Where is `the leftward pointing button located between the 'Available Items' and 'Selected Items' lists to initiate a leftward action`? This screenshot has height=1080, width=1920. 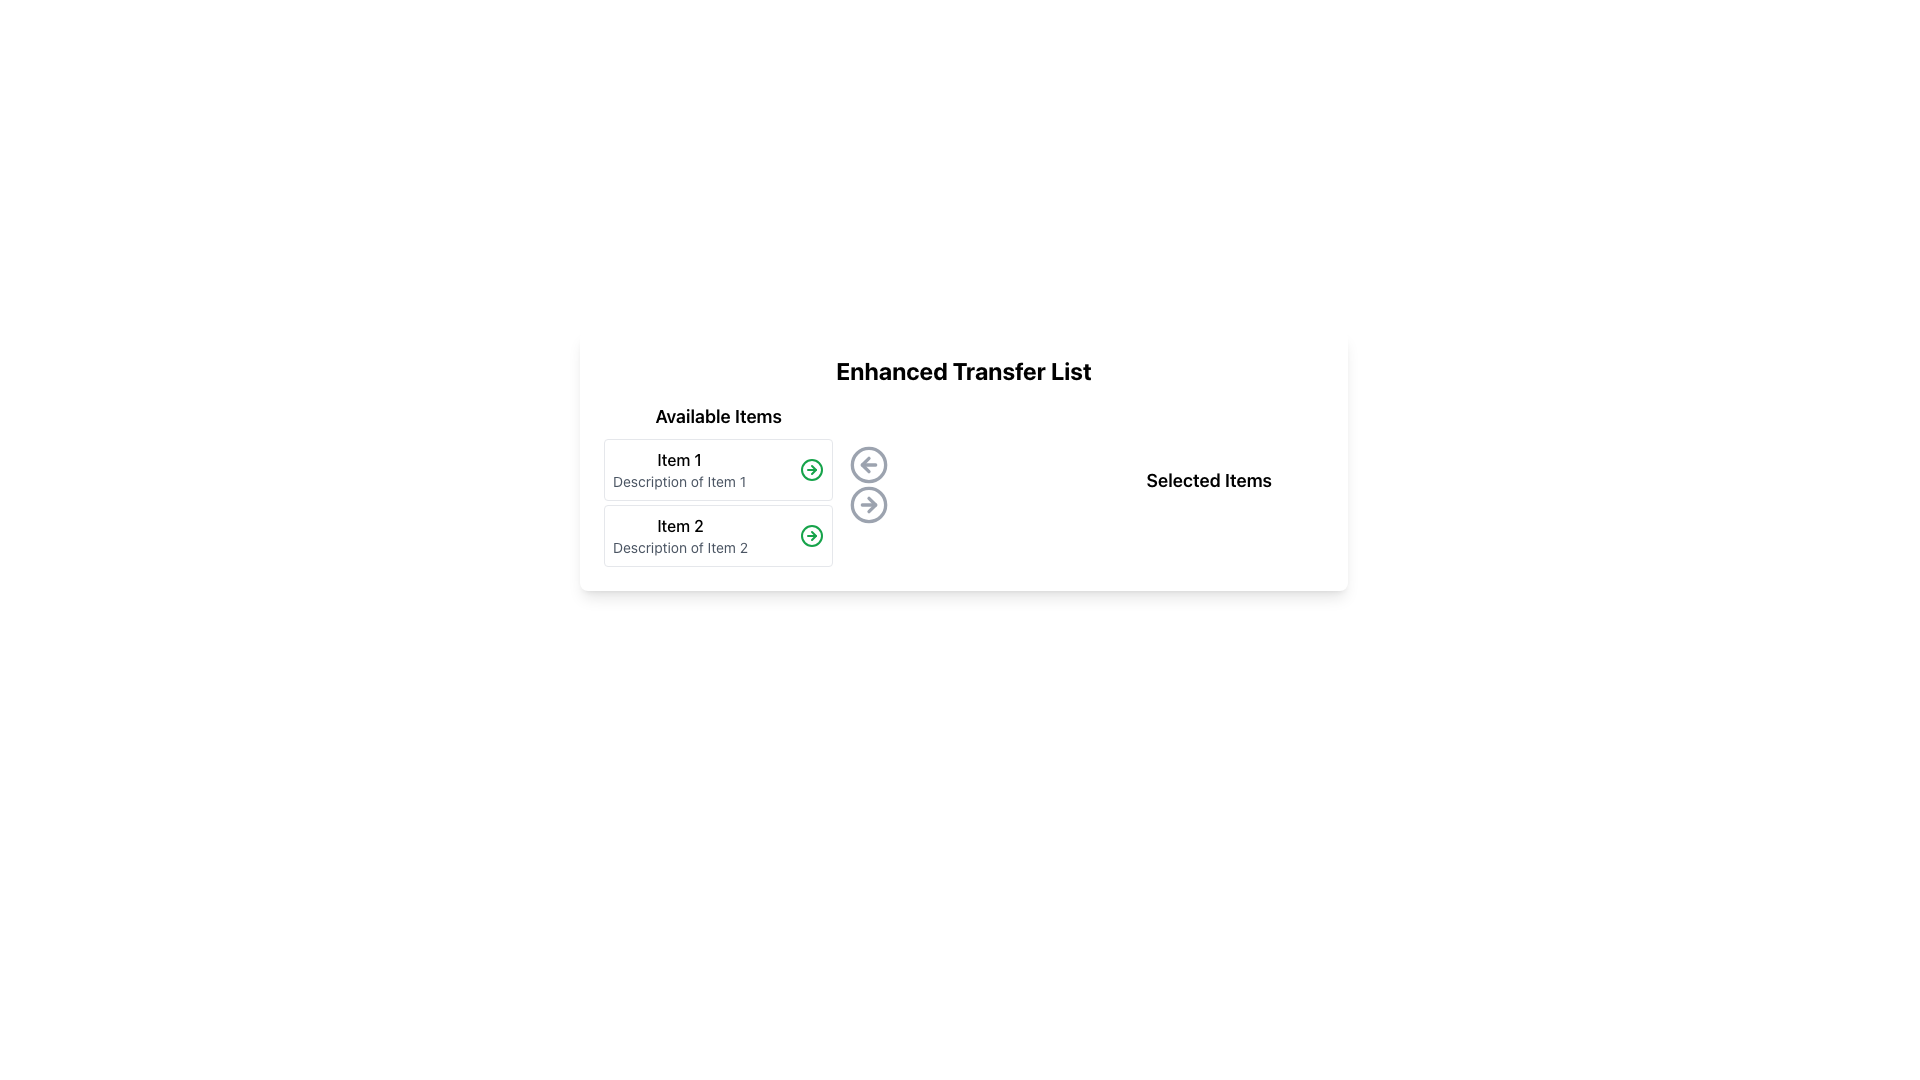 the leftward pointing button located between the 'Available Items' and 'Selected Items' lists to initiate a leftward action is located at coordinates (865, 465).